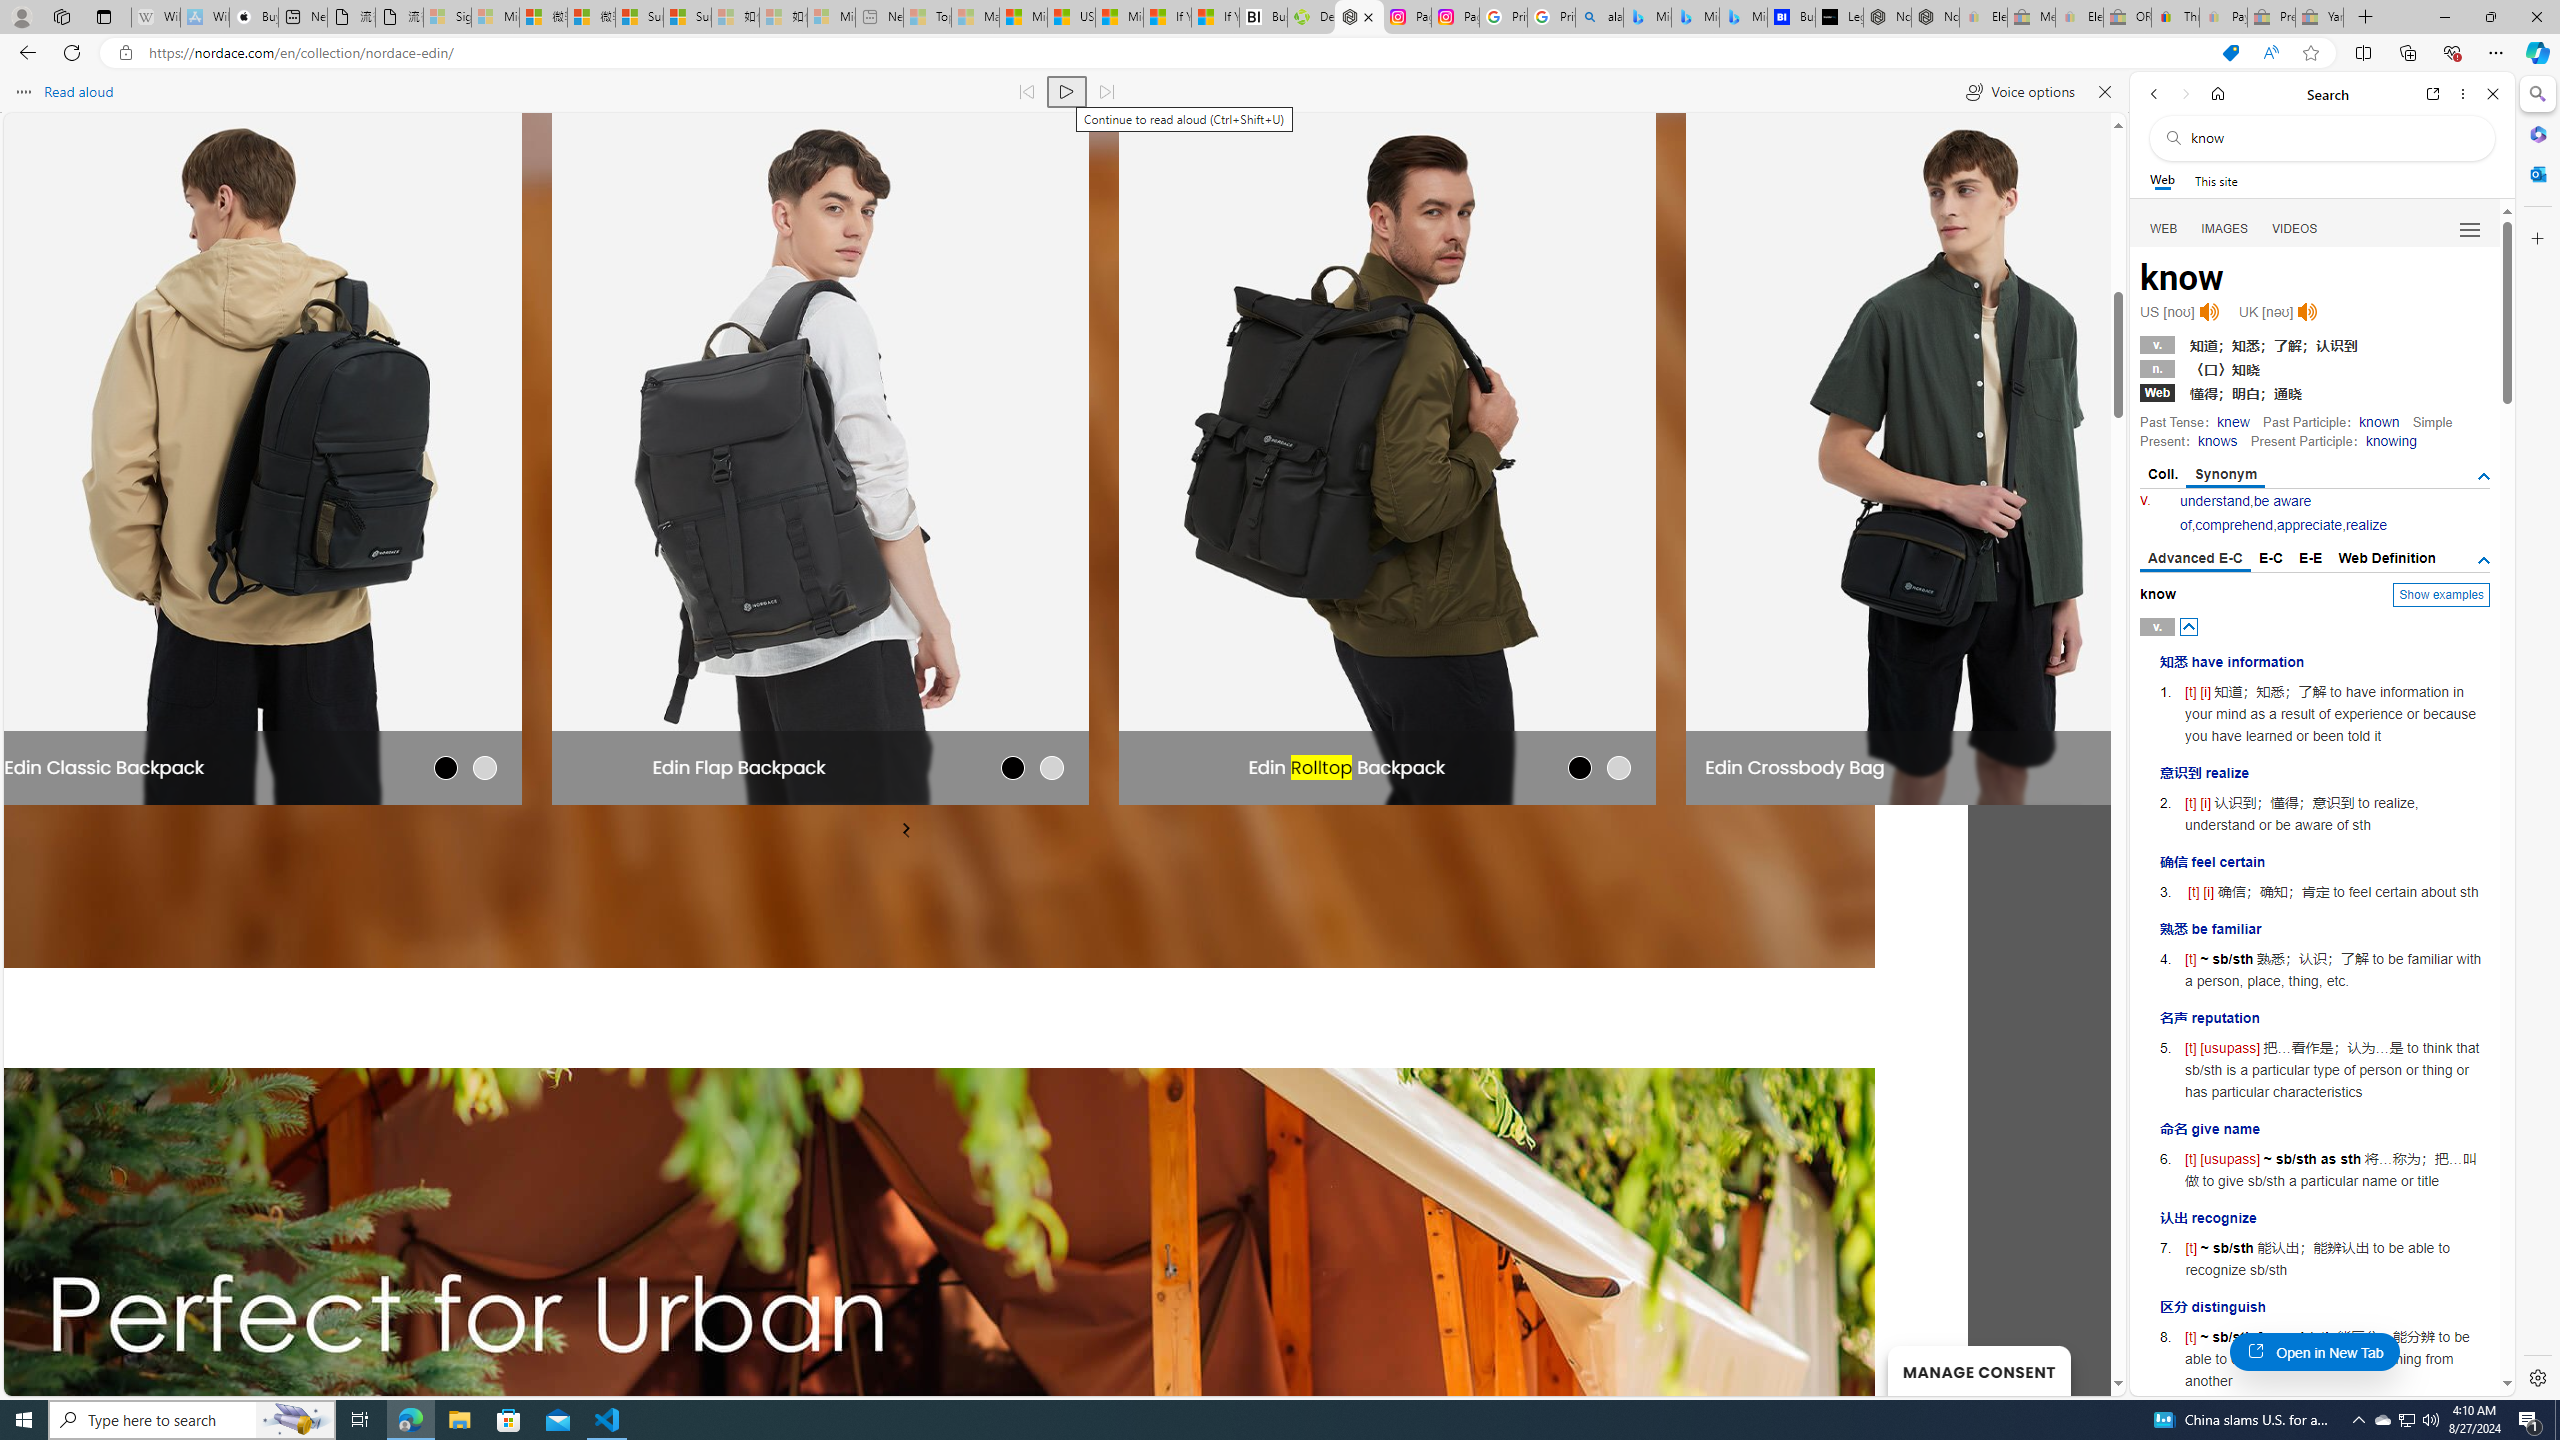 This screenshot has height=1440, width=2560. I want to click on 'Read previous paragraph', so click(1026, 91).